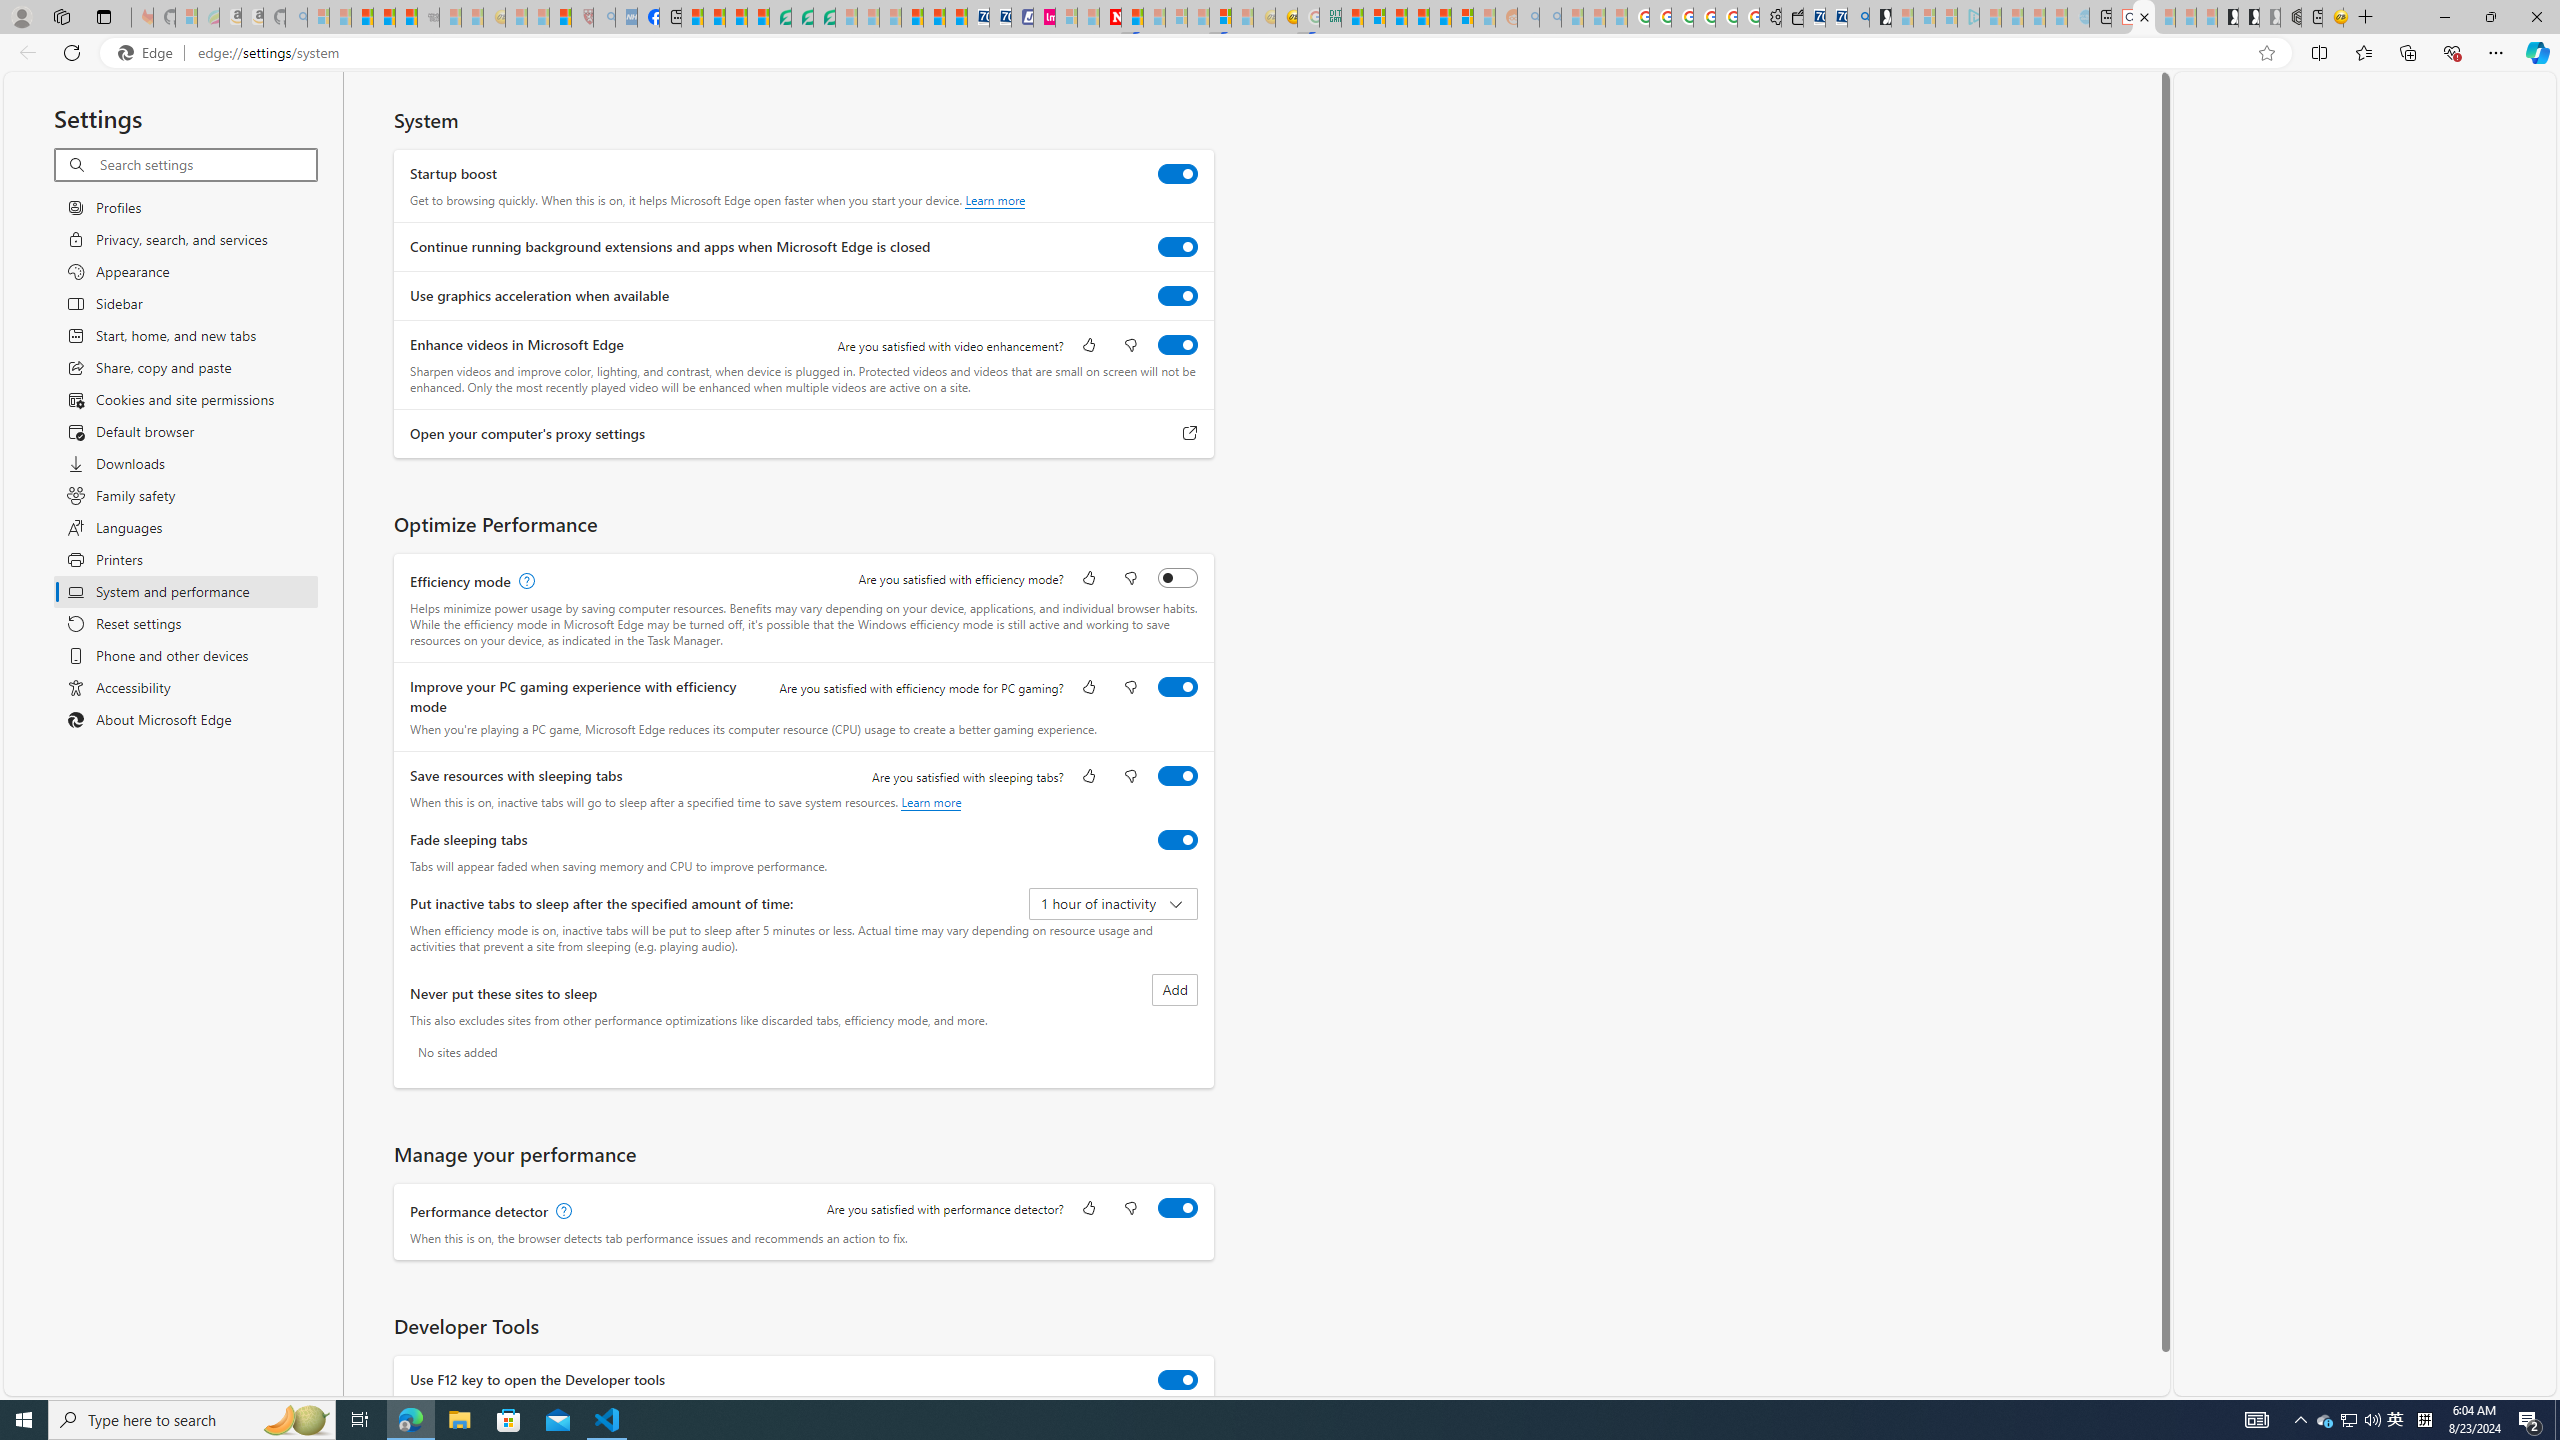 This screenshot has width=2560, height=1440. I want to click on 'Enhance videos in Microsoft Edge', so click(1177, 344).